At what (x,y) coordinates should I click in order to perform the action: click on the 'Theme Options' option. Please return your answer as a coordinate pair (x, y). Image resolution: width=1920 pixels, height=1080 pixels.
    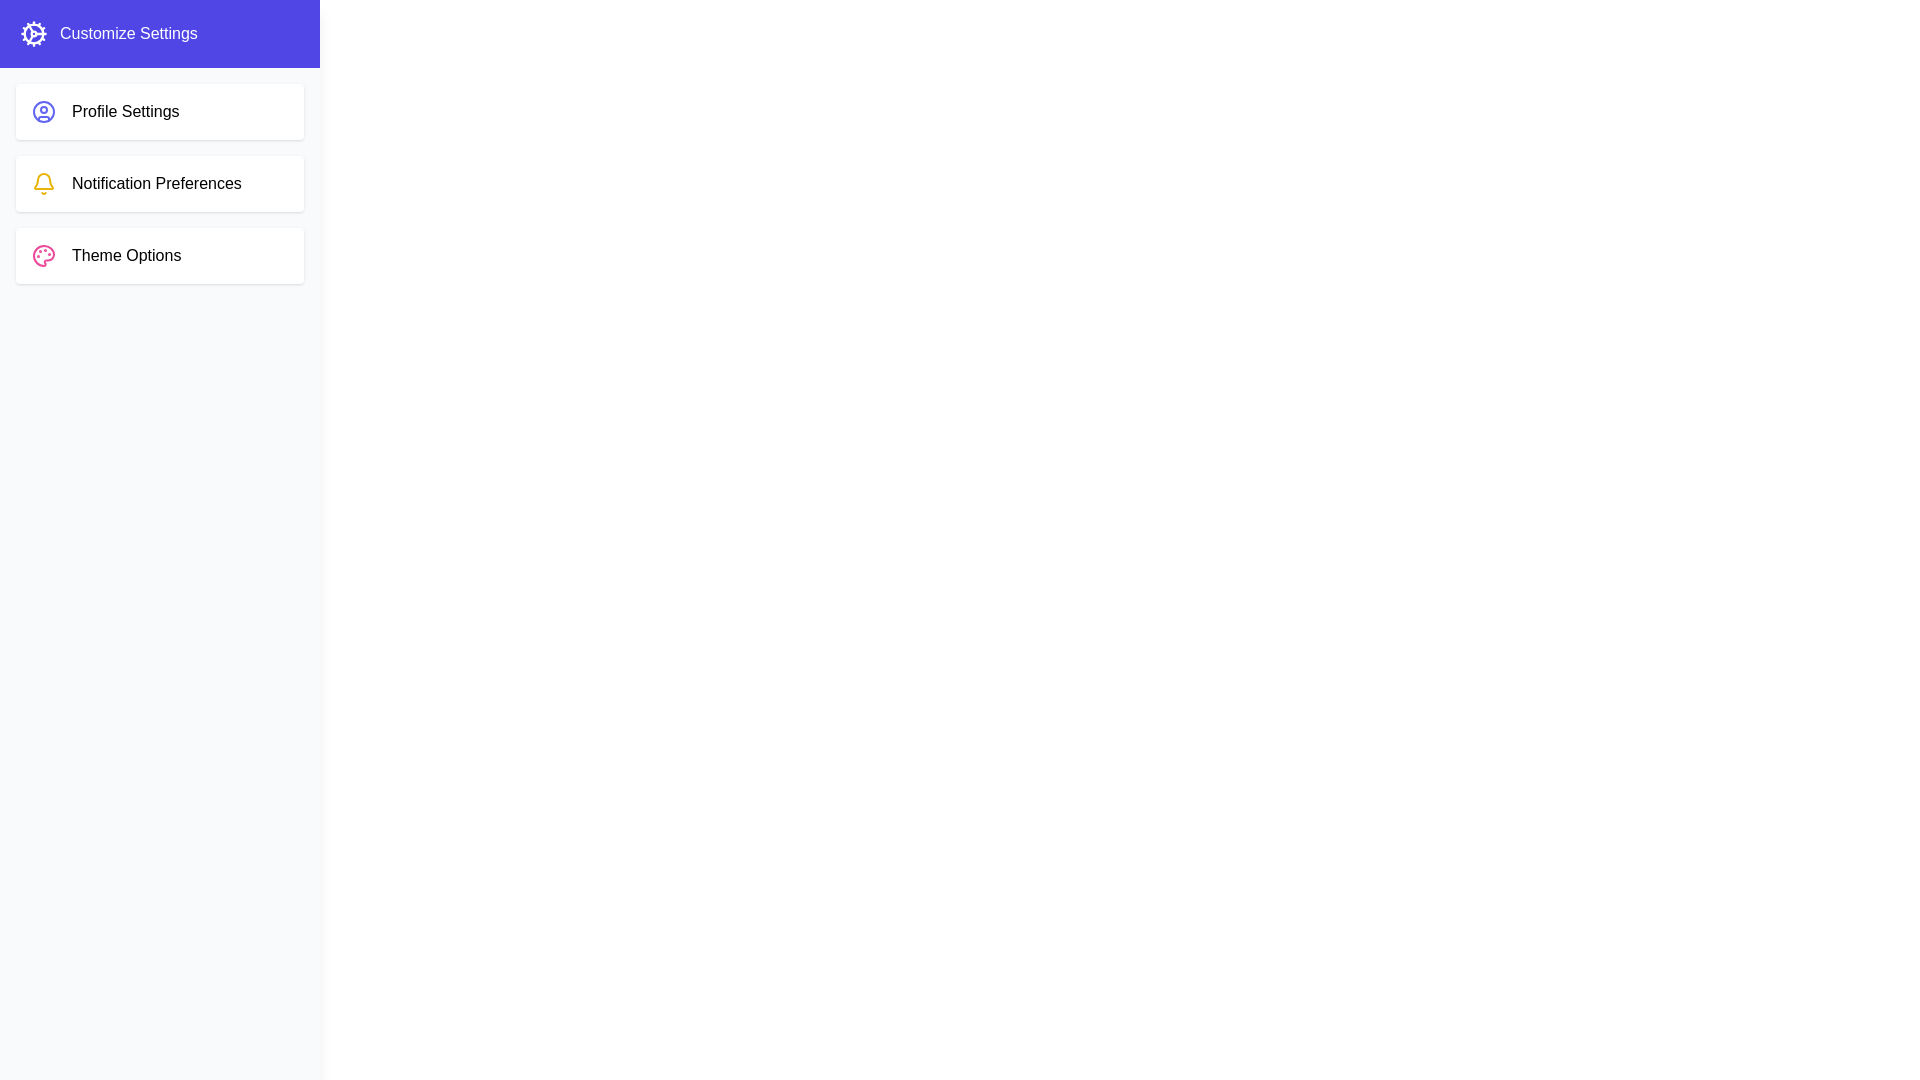
    Looking at the image, I should click on (158, 254).